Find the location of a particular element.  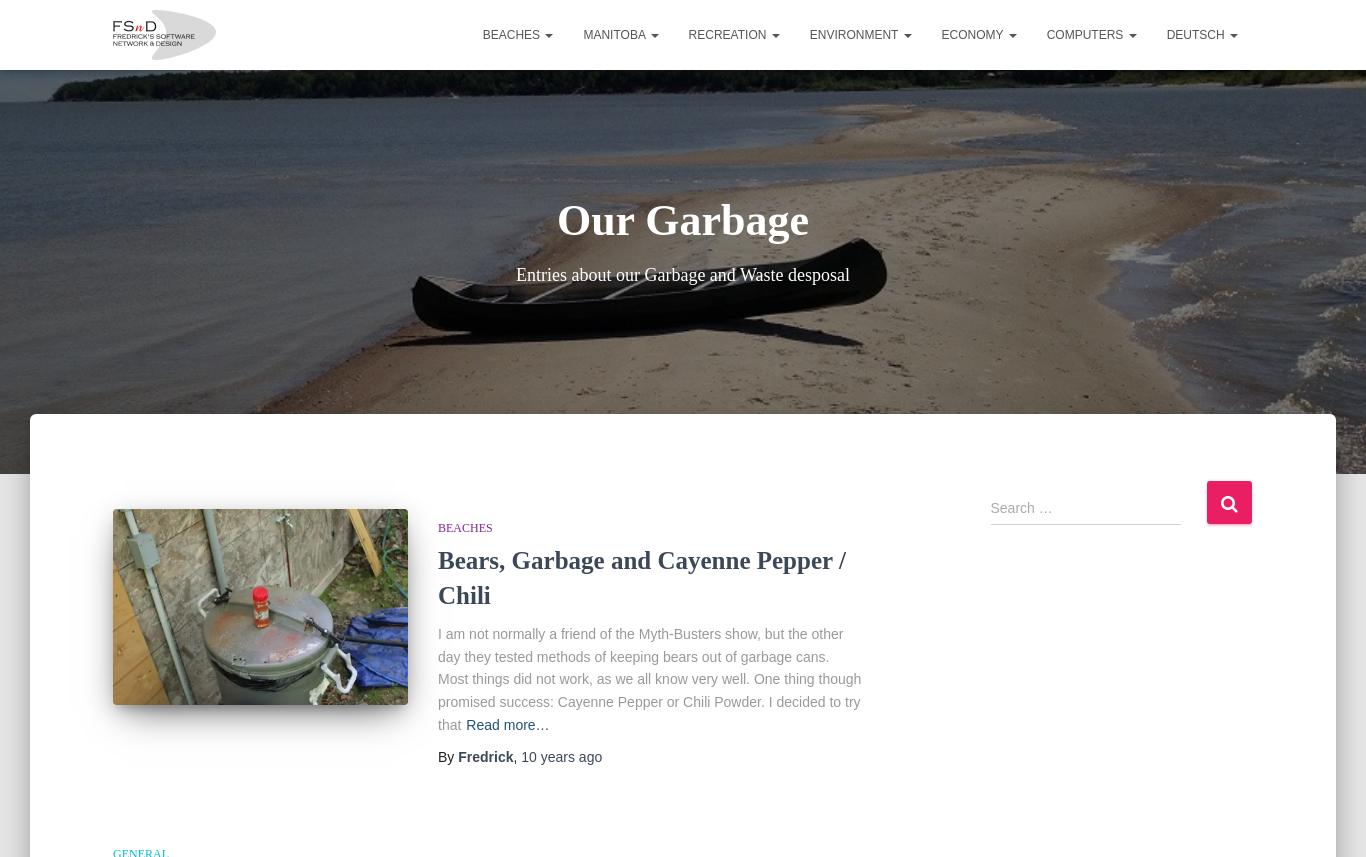

'By' is located at coordinates (447, 755).